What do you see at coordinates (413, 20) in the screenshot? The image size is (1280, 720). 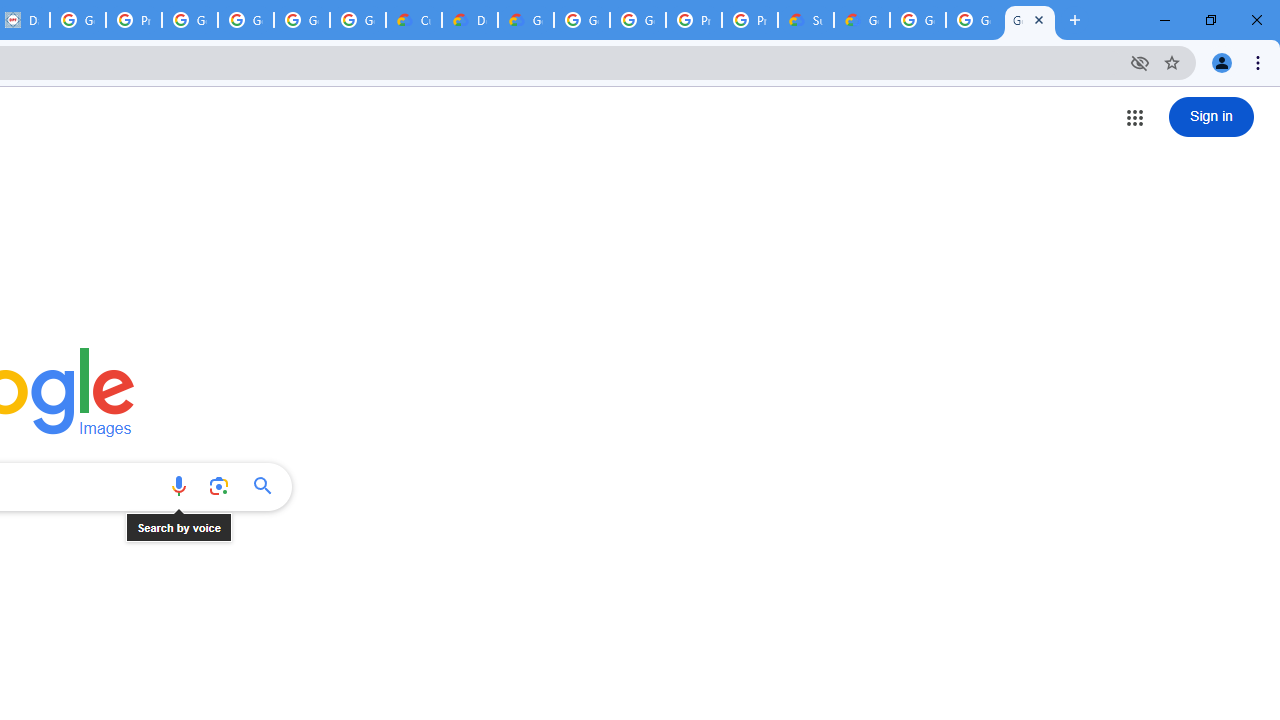 I see `'Customer Care | Google Cloud'` at bounding box center [413, 20].